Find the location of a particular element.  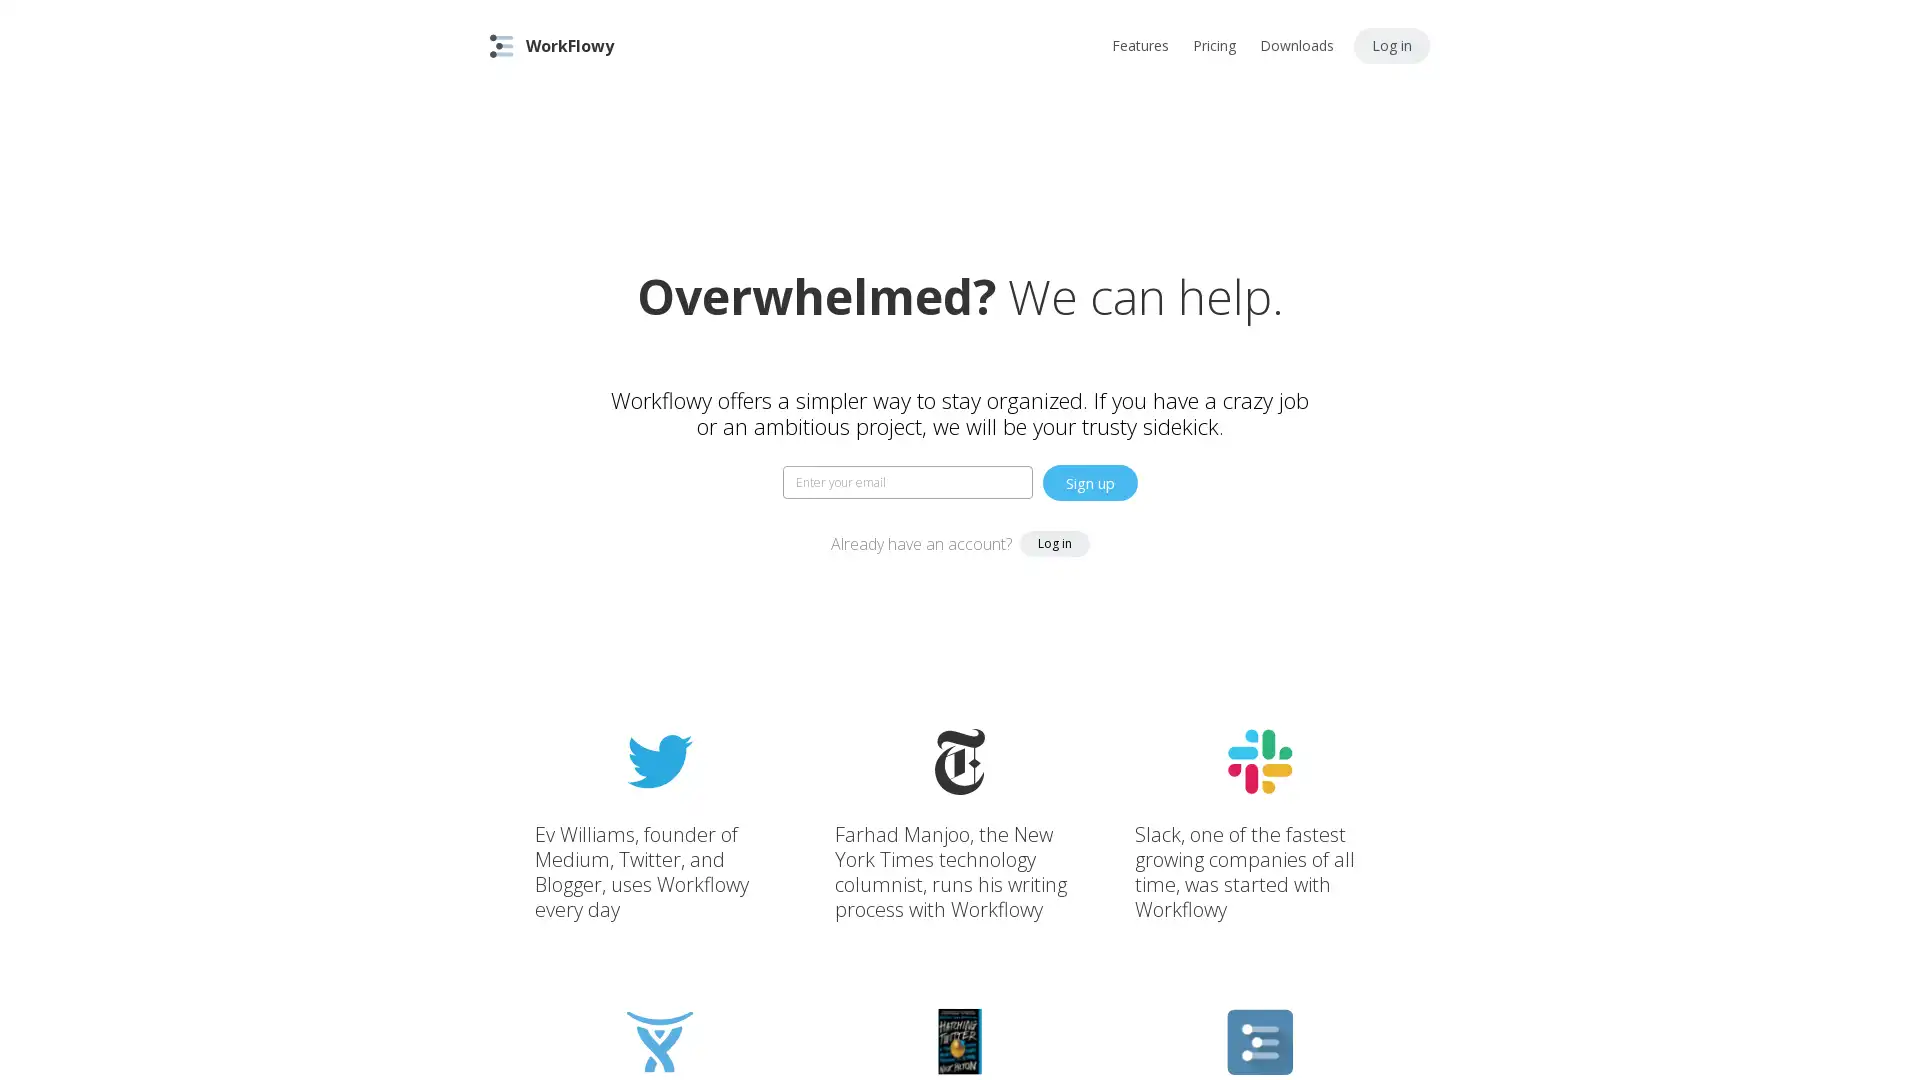

Sign up is located at coordinates (1088, 482).